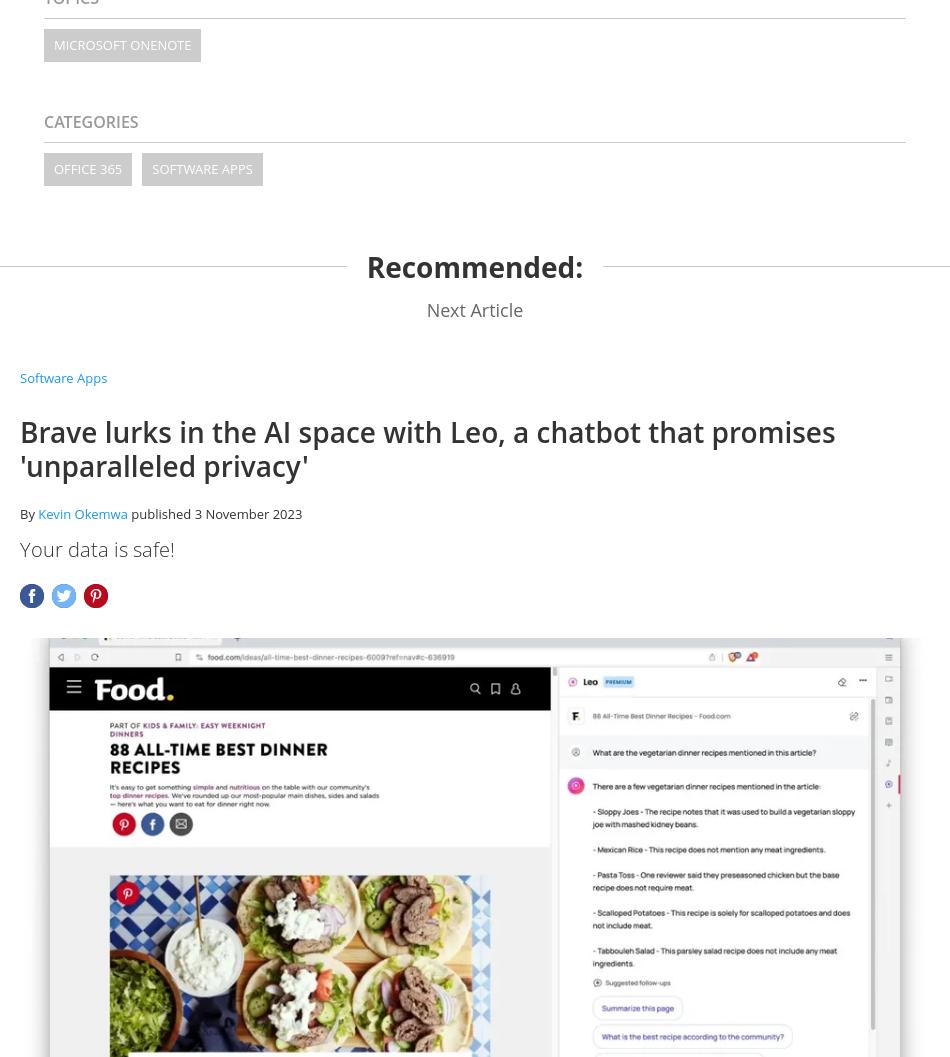  I want to click on 'CATEGORIES', so click(91, 120).